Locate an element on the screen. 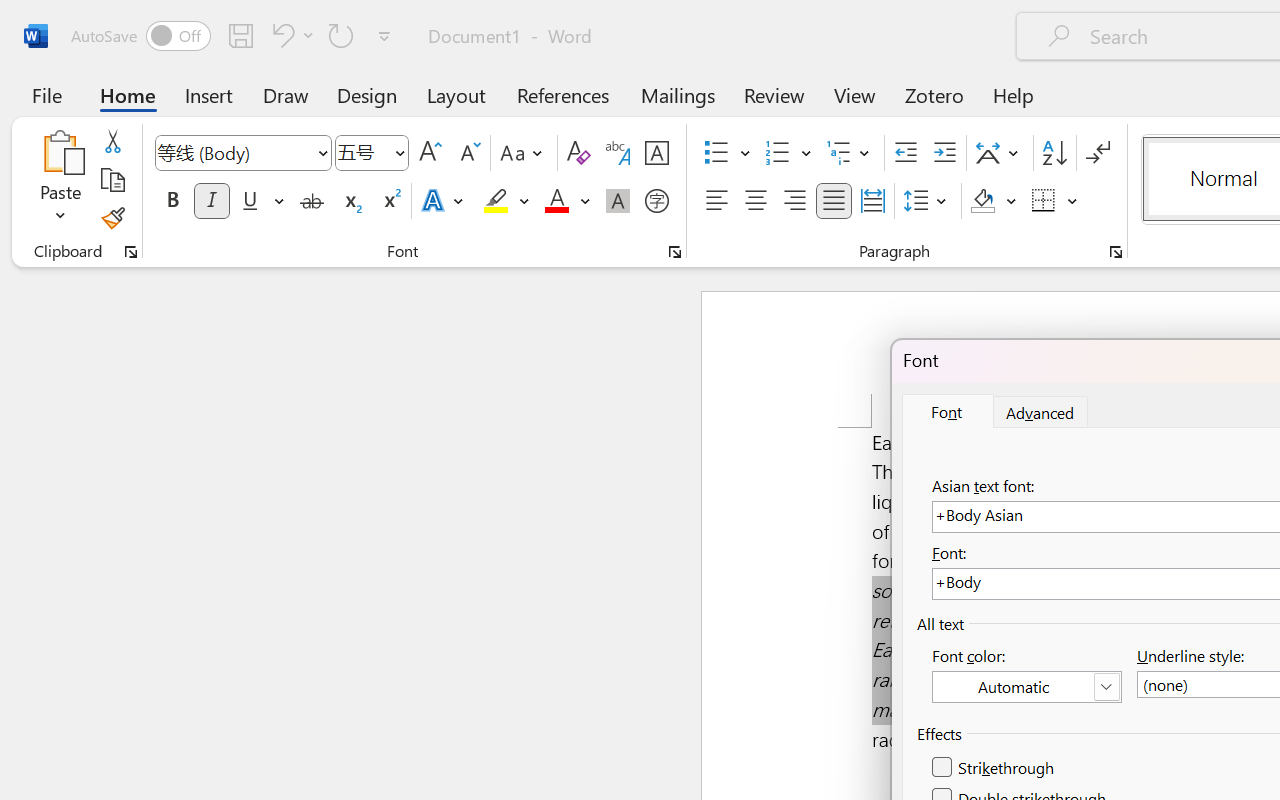  'Subscript' is located at coordinates (350, 201).